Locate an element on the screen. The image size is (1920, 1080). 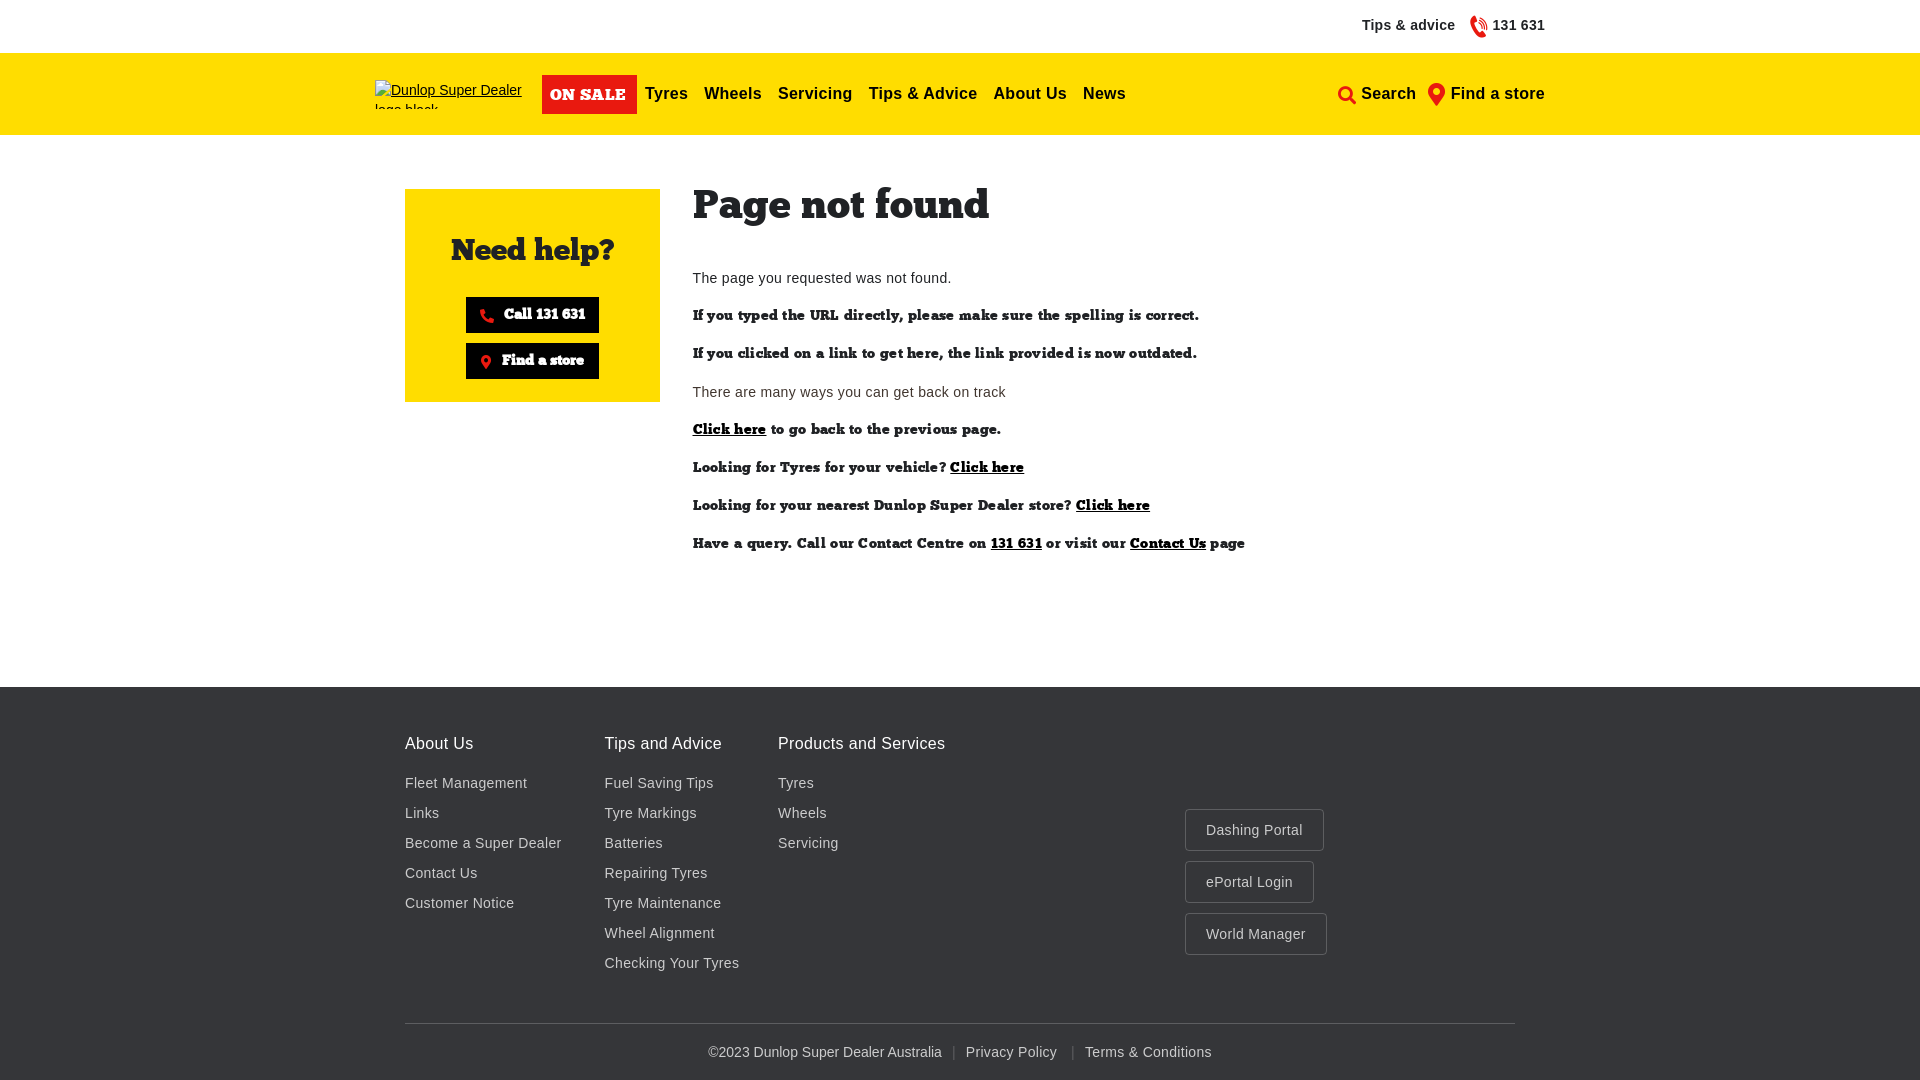
'Checking Your Tyres' is located at coordinates (672, 962).